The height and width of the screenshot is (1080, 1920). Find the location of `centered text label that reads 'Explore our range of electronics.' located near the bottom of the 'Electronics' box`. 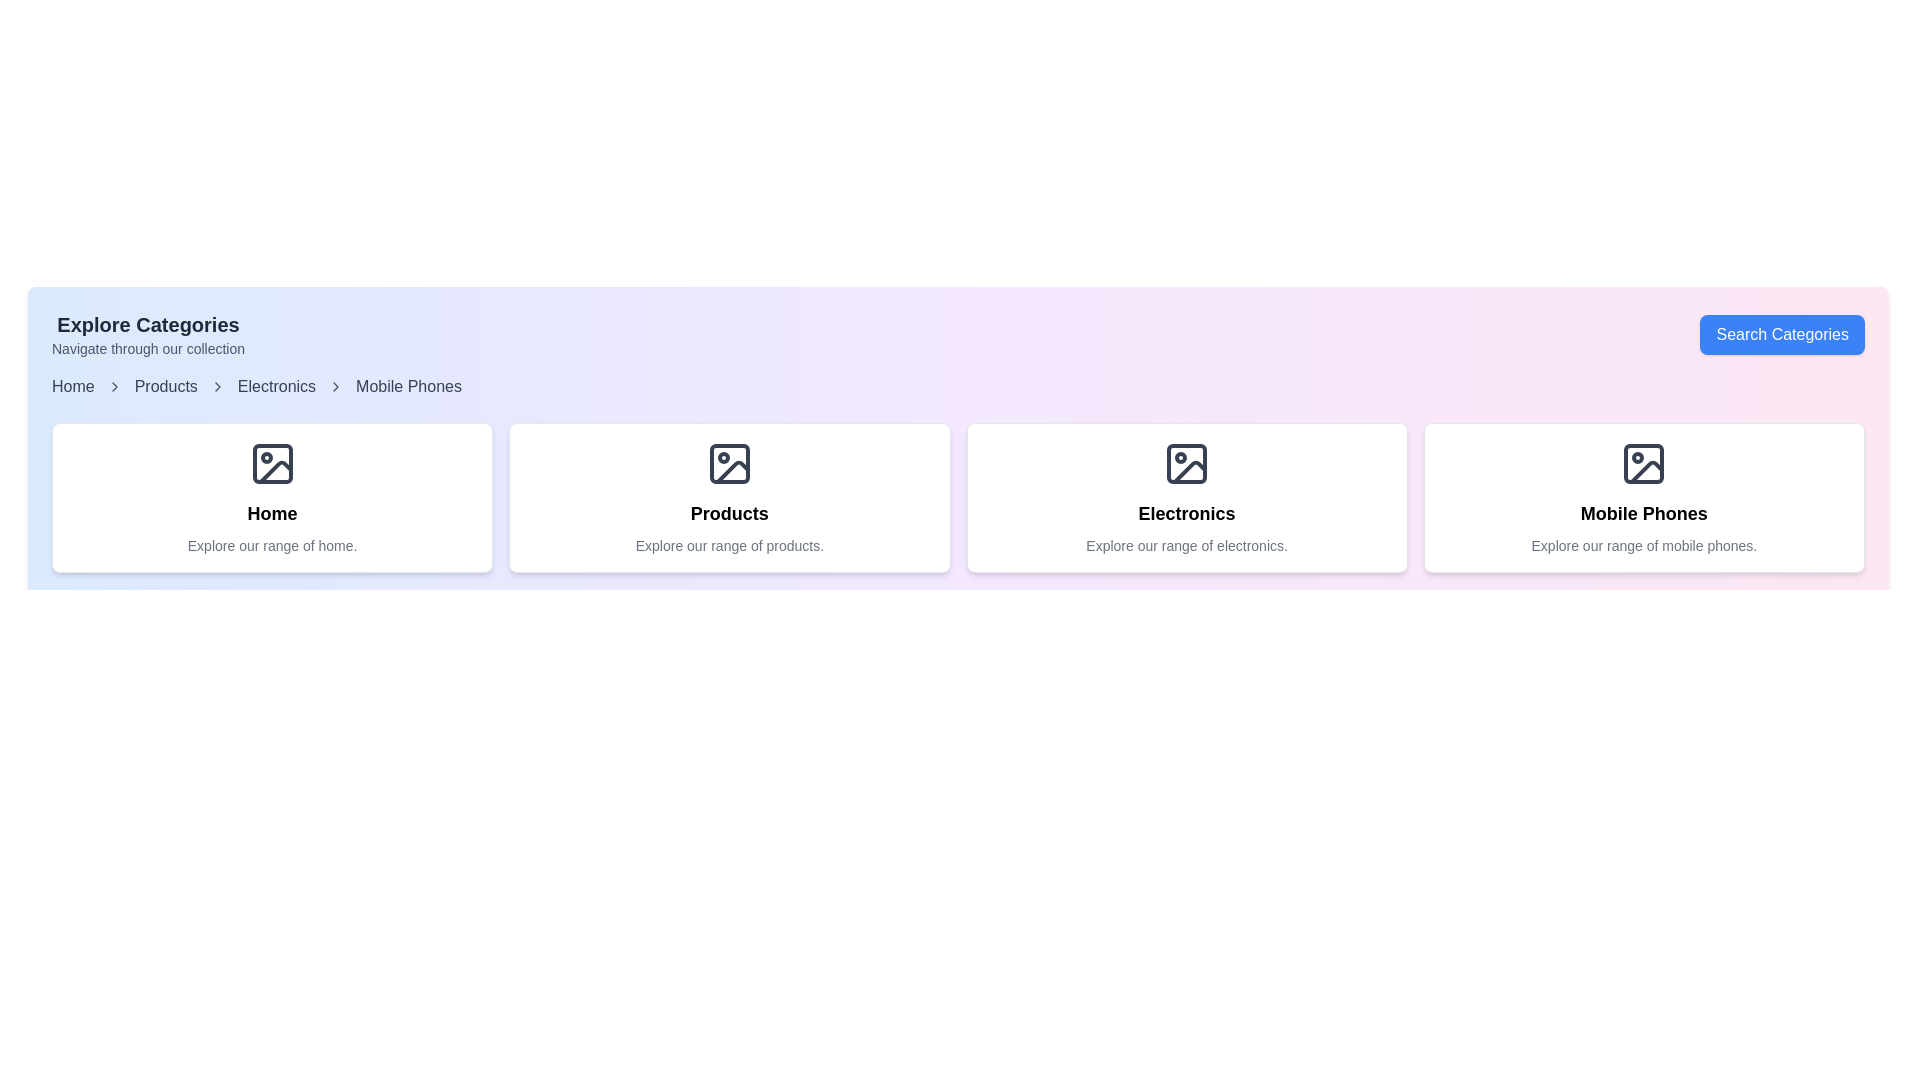

centered text label that reads 'Explore our range of electronics.' located near the bottom of the 'Electronics' box is located at coordinates (1187, 546).